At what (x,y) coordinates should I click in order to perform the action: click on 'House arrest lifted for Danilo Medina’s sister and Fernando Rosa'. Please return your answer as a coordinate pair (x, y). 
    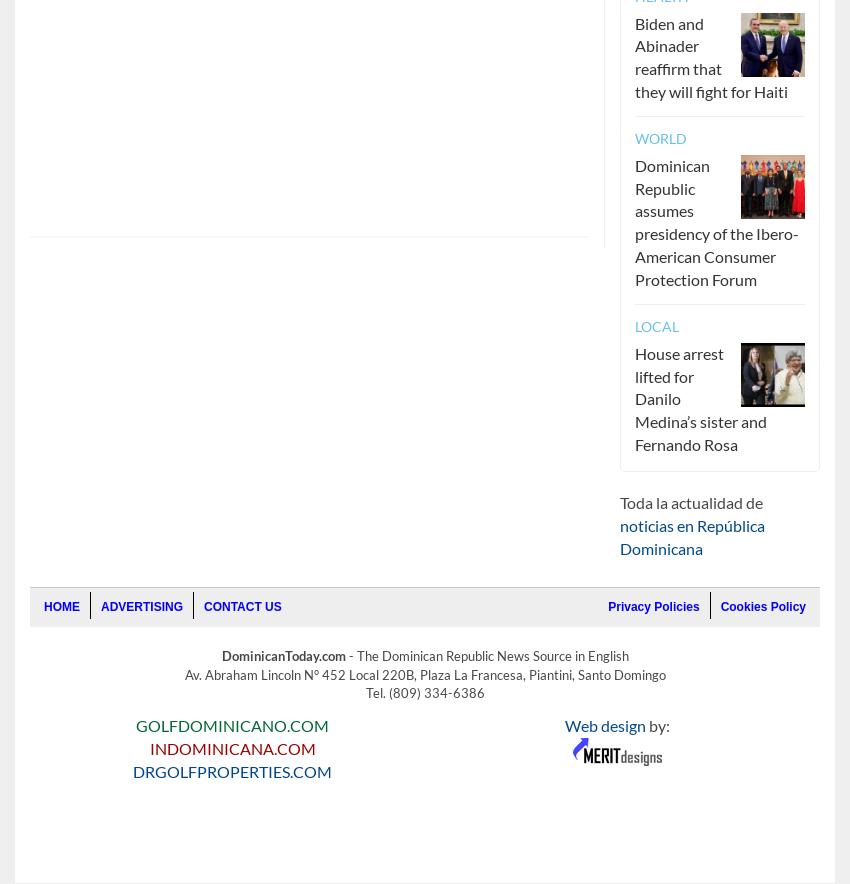
    Looking at the image, I should click on (634, 398).